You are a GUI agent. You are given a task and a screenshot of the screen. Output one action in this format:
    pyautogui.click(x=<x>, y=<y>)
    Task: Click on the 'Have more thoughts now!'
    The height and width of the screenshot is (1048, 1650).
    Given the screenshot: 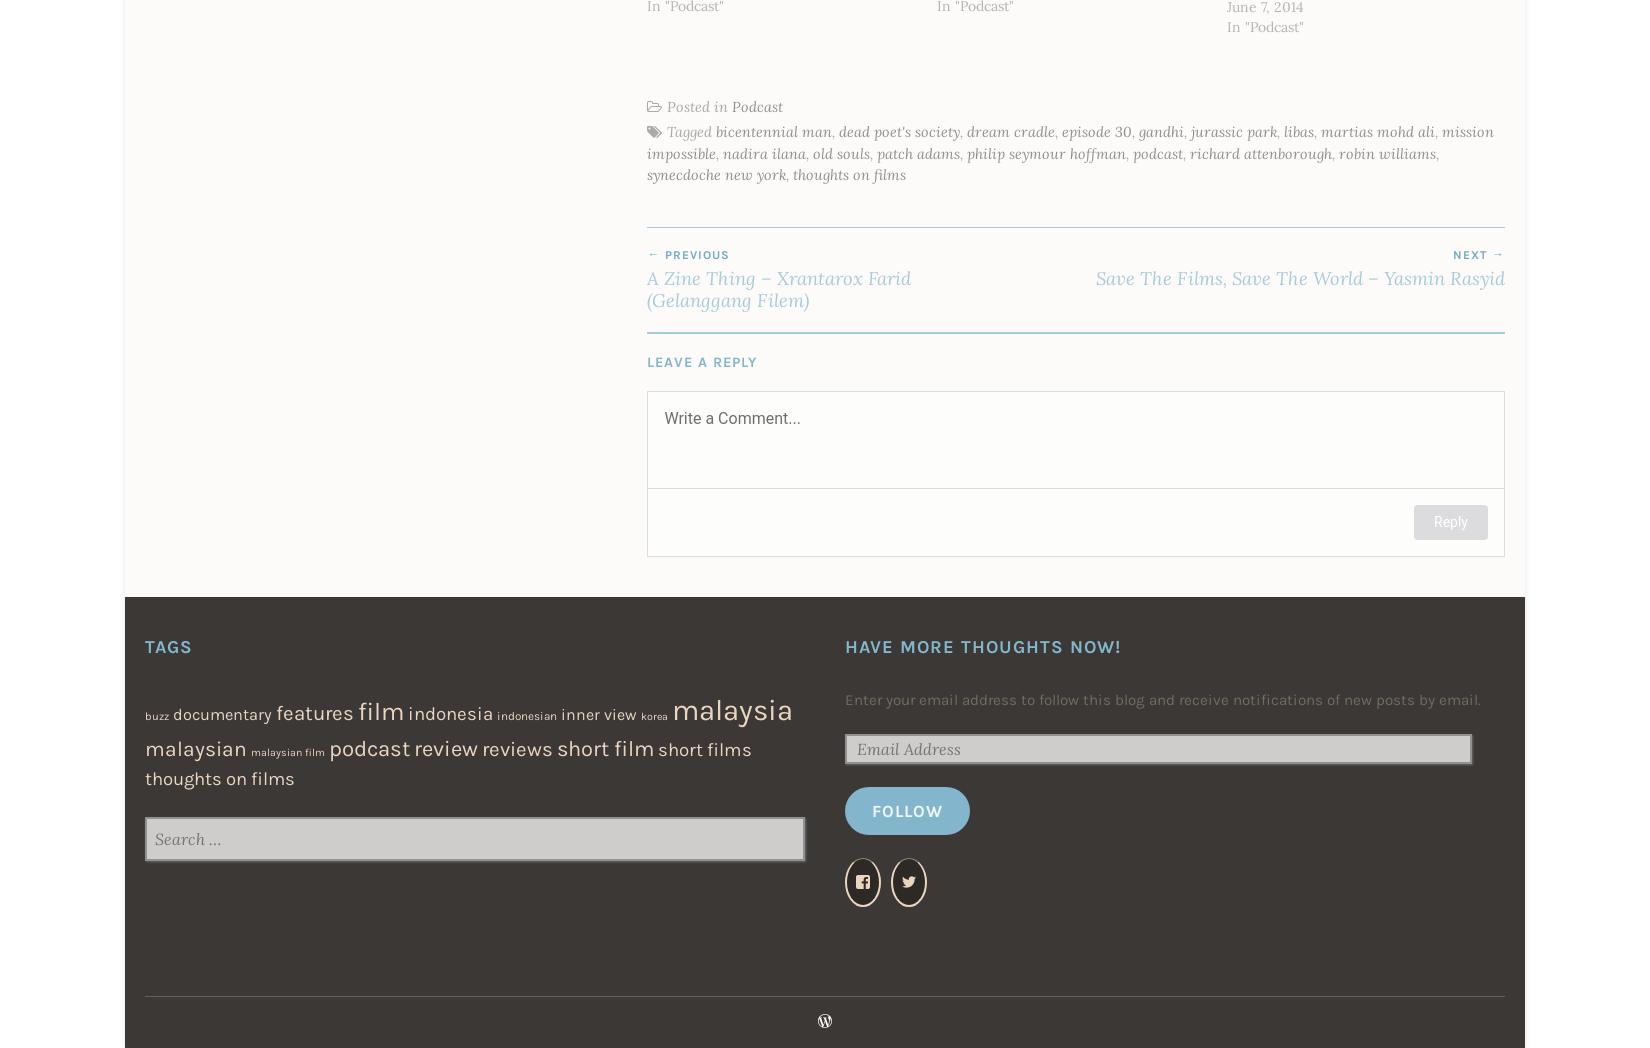 What is the action you would take?
    pyautogui.click(x=983, y=644)
    